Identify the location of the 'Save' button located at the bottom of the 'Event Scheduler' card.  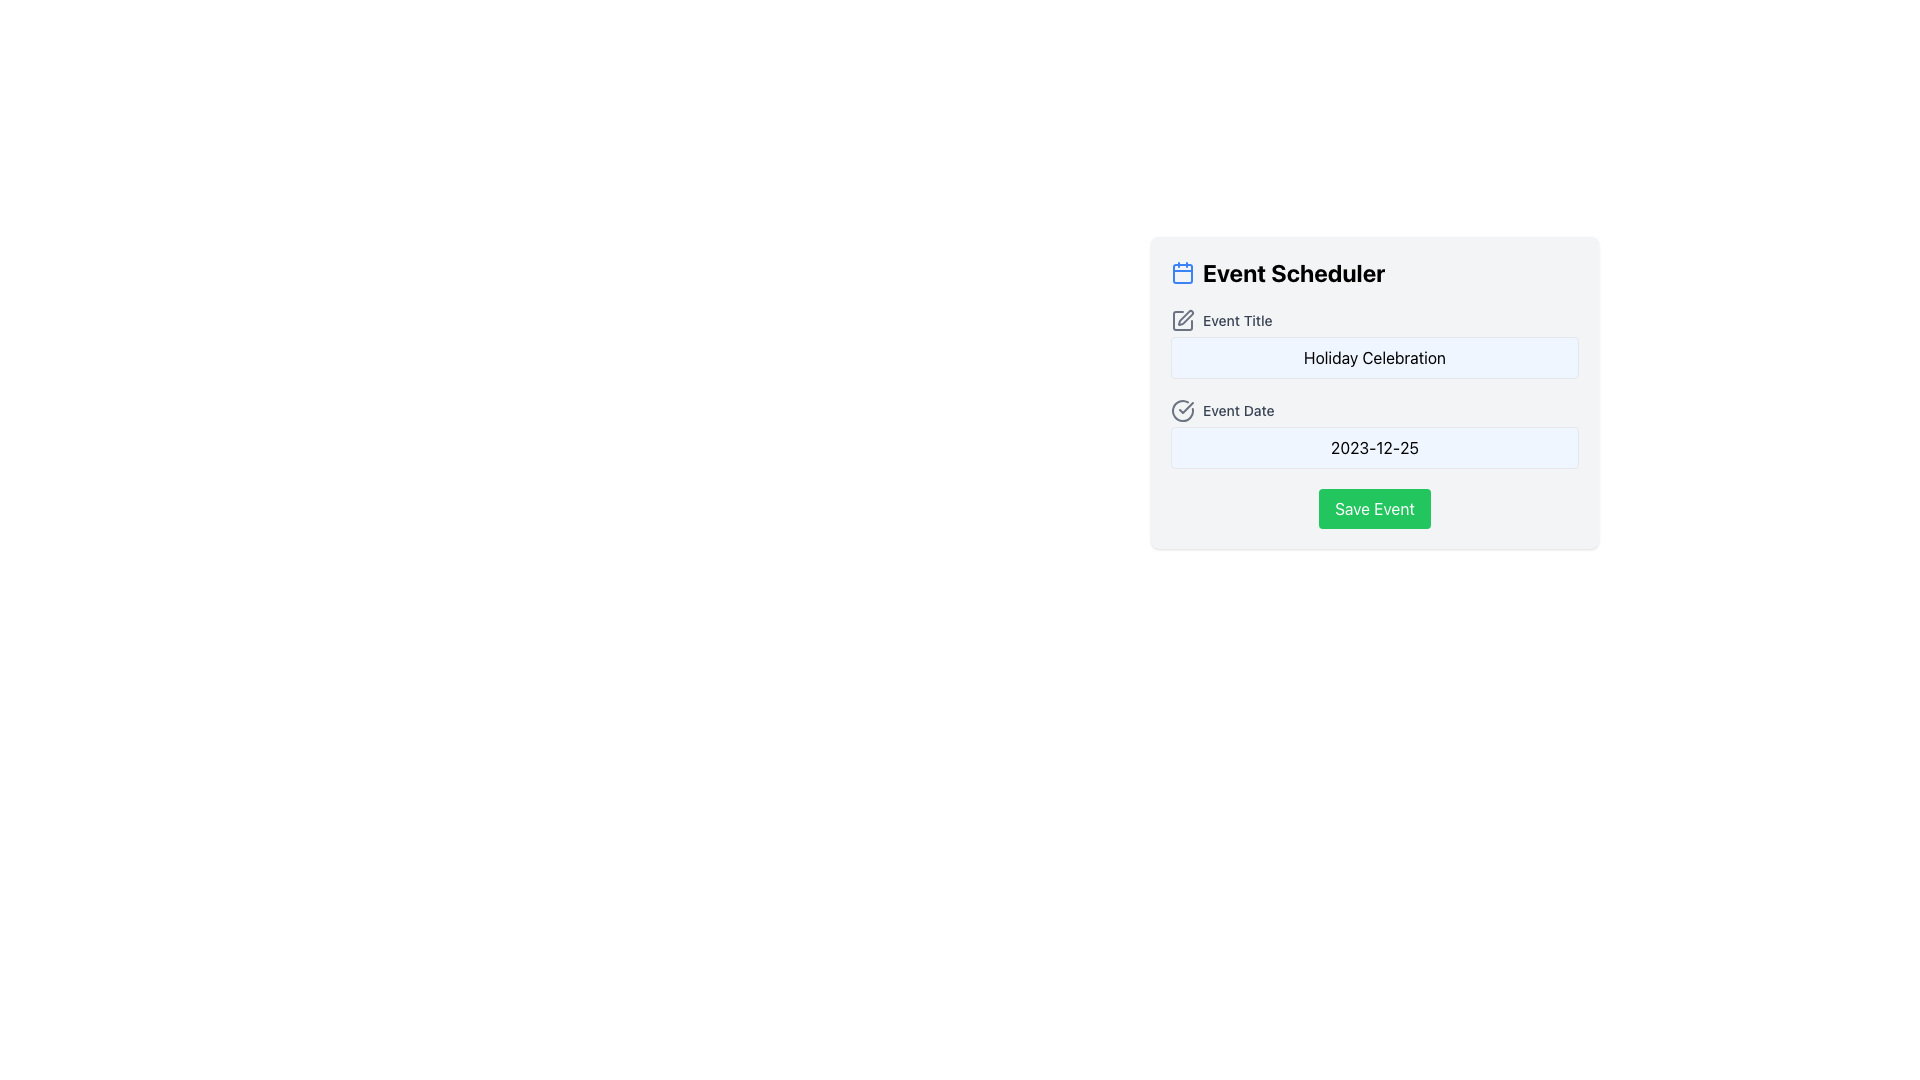
(1373, 508).